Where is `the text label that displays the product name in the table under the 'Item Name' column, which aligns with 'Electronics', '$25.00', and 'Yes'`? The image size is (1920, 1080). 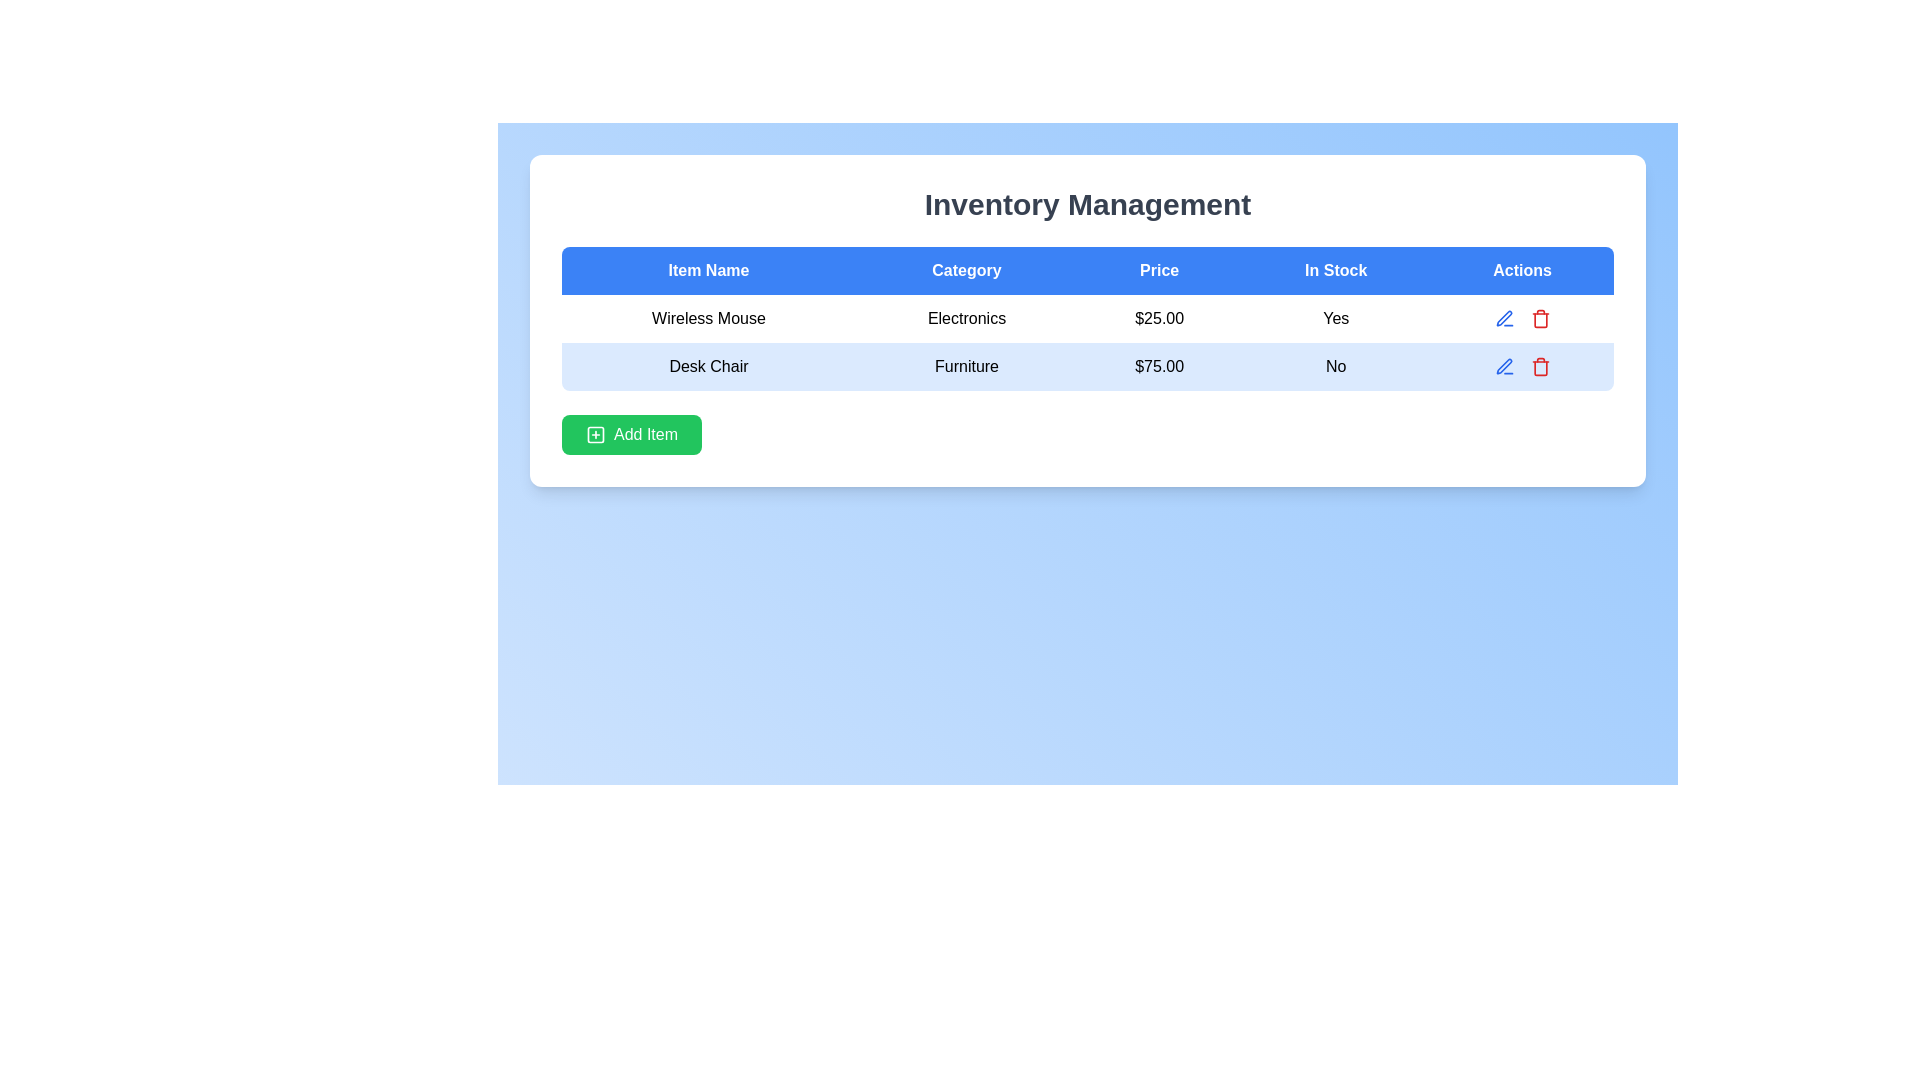 the text label that displays the product name in the table under the 'Item Name' column, which aligns with 'Electronics', '$25.00', and 'Yes' is located at coordinates (708, 318).